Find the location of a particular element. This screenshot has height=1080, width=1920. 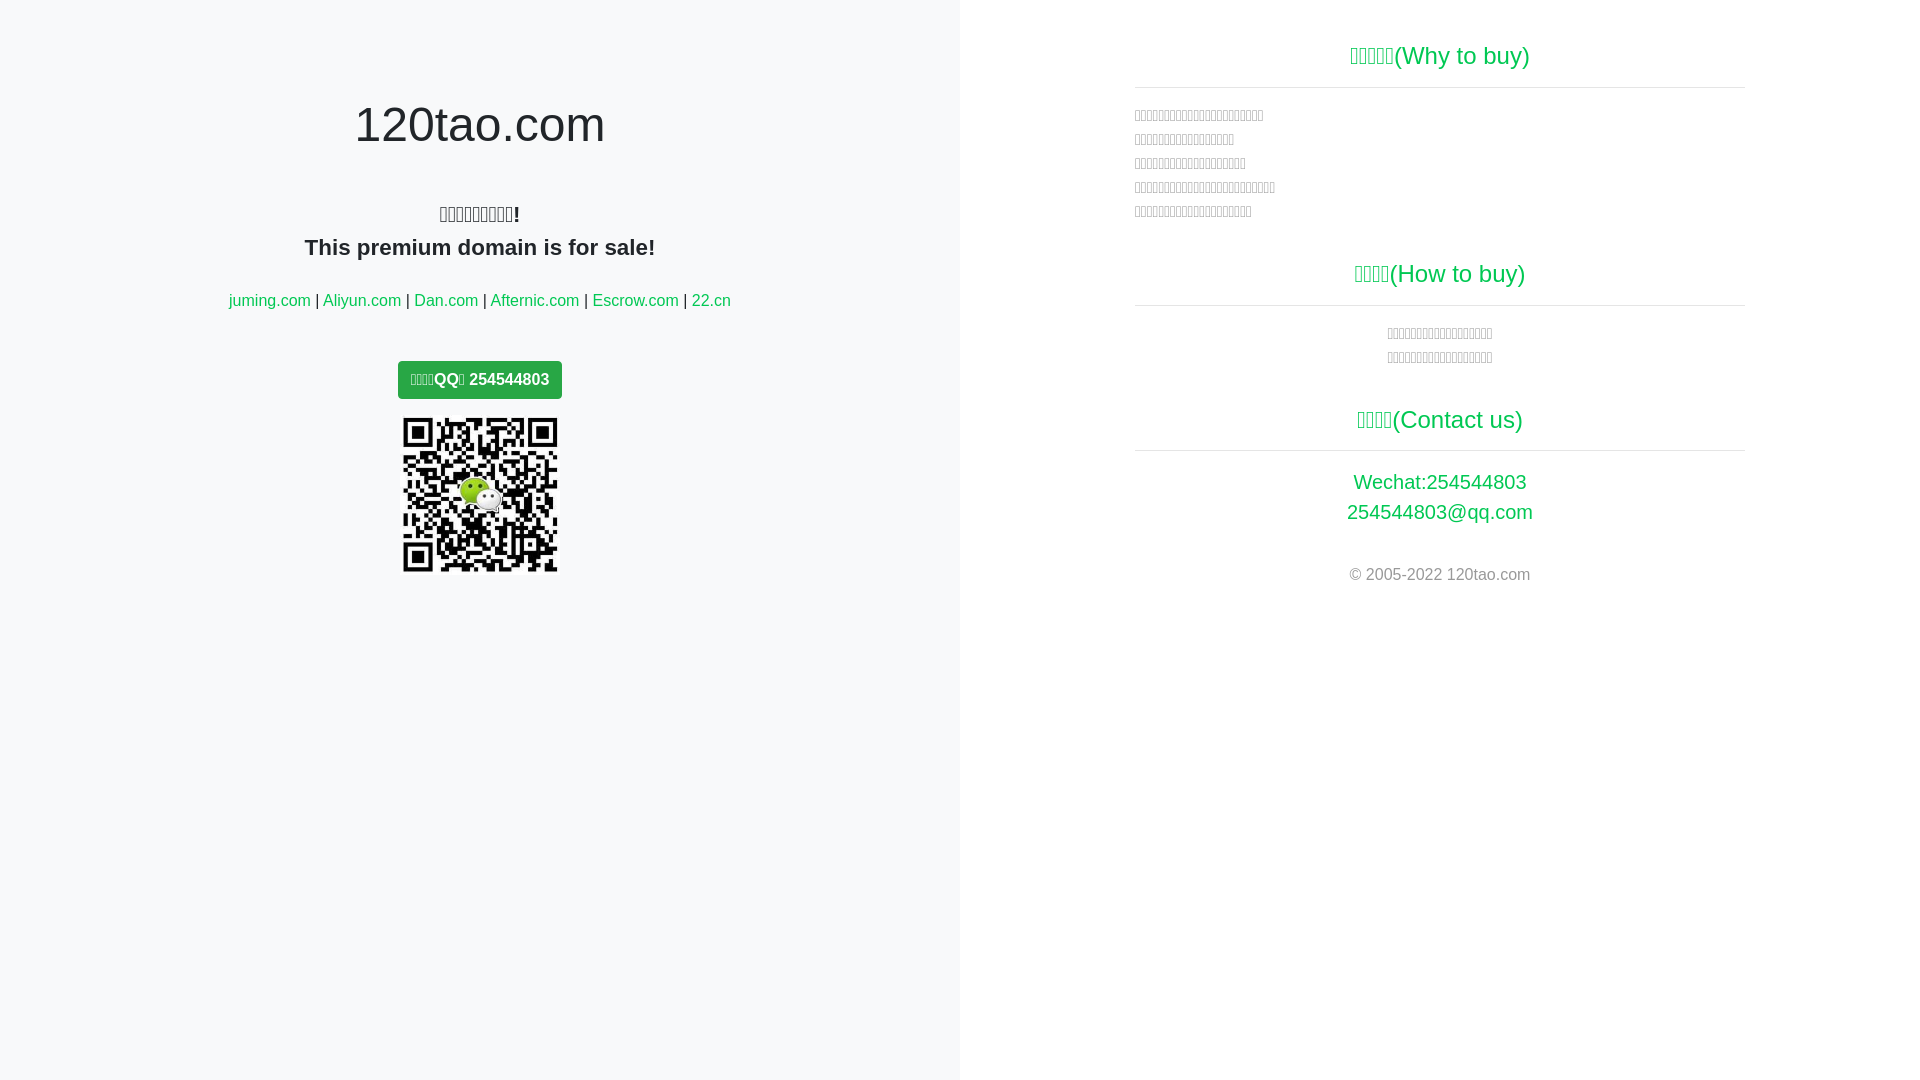

'254544803@qq.com' is located at coordinates (1440, 511).